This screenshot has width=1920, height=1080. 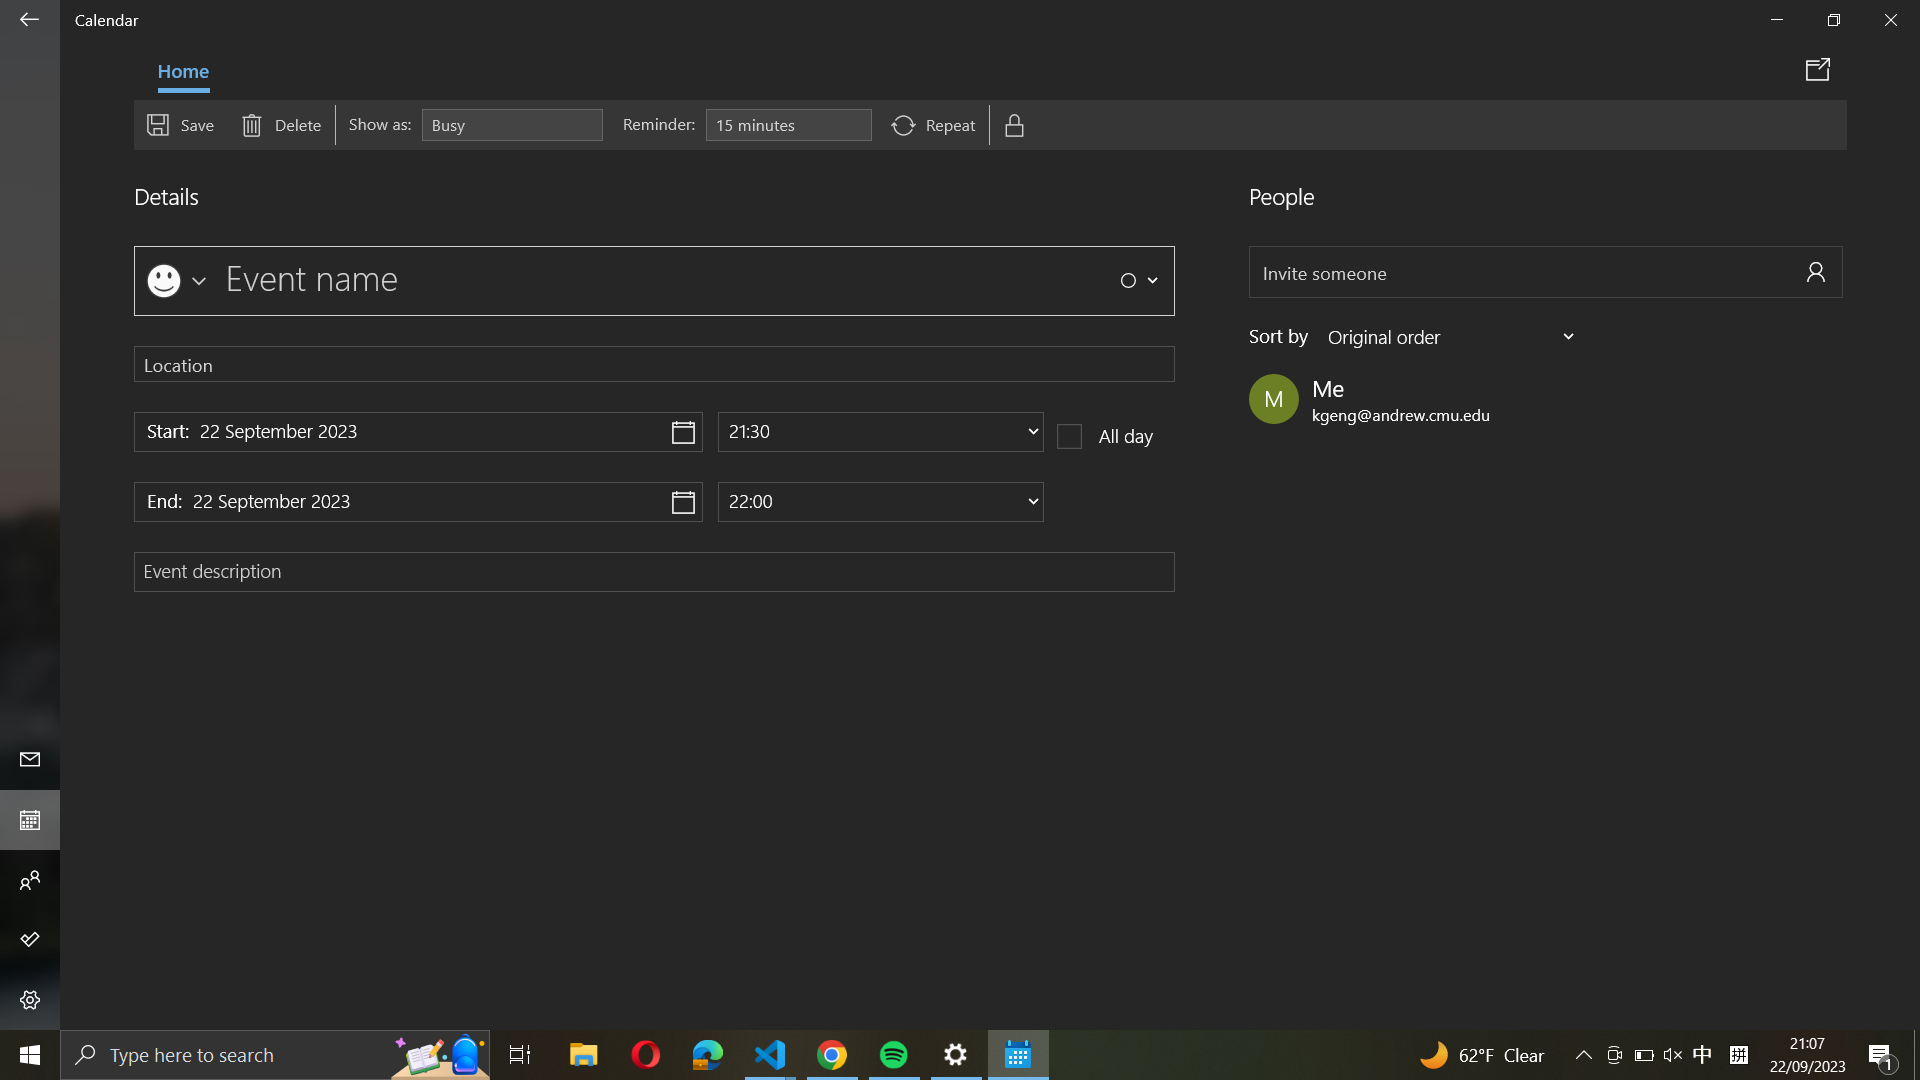 I want to click on Adjust event"s conclusion time to 22:00 hours, so click(x=880, y=500).